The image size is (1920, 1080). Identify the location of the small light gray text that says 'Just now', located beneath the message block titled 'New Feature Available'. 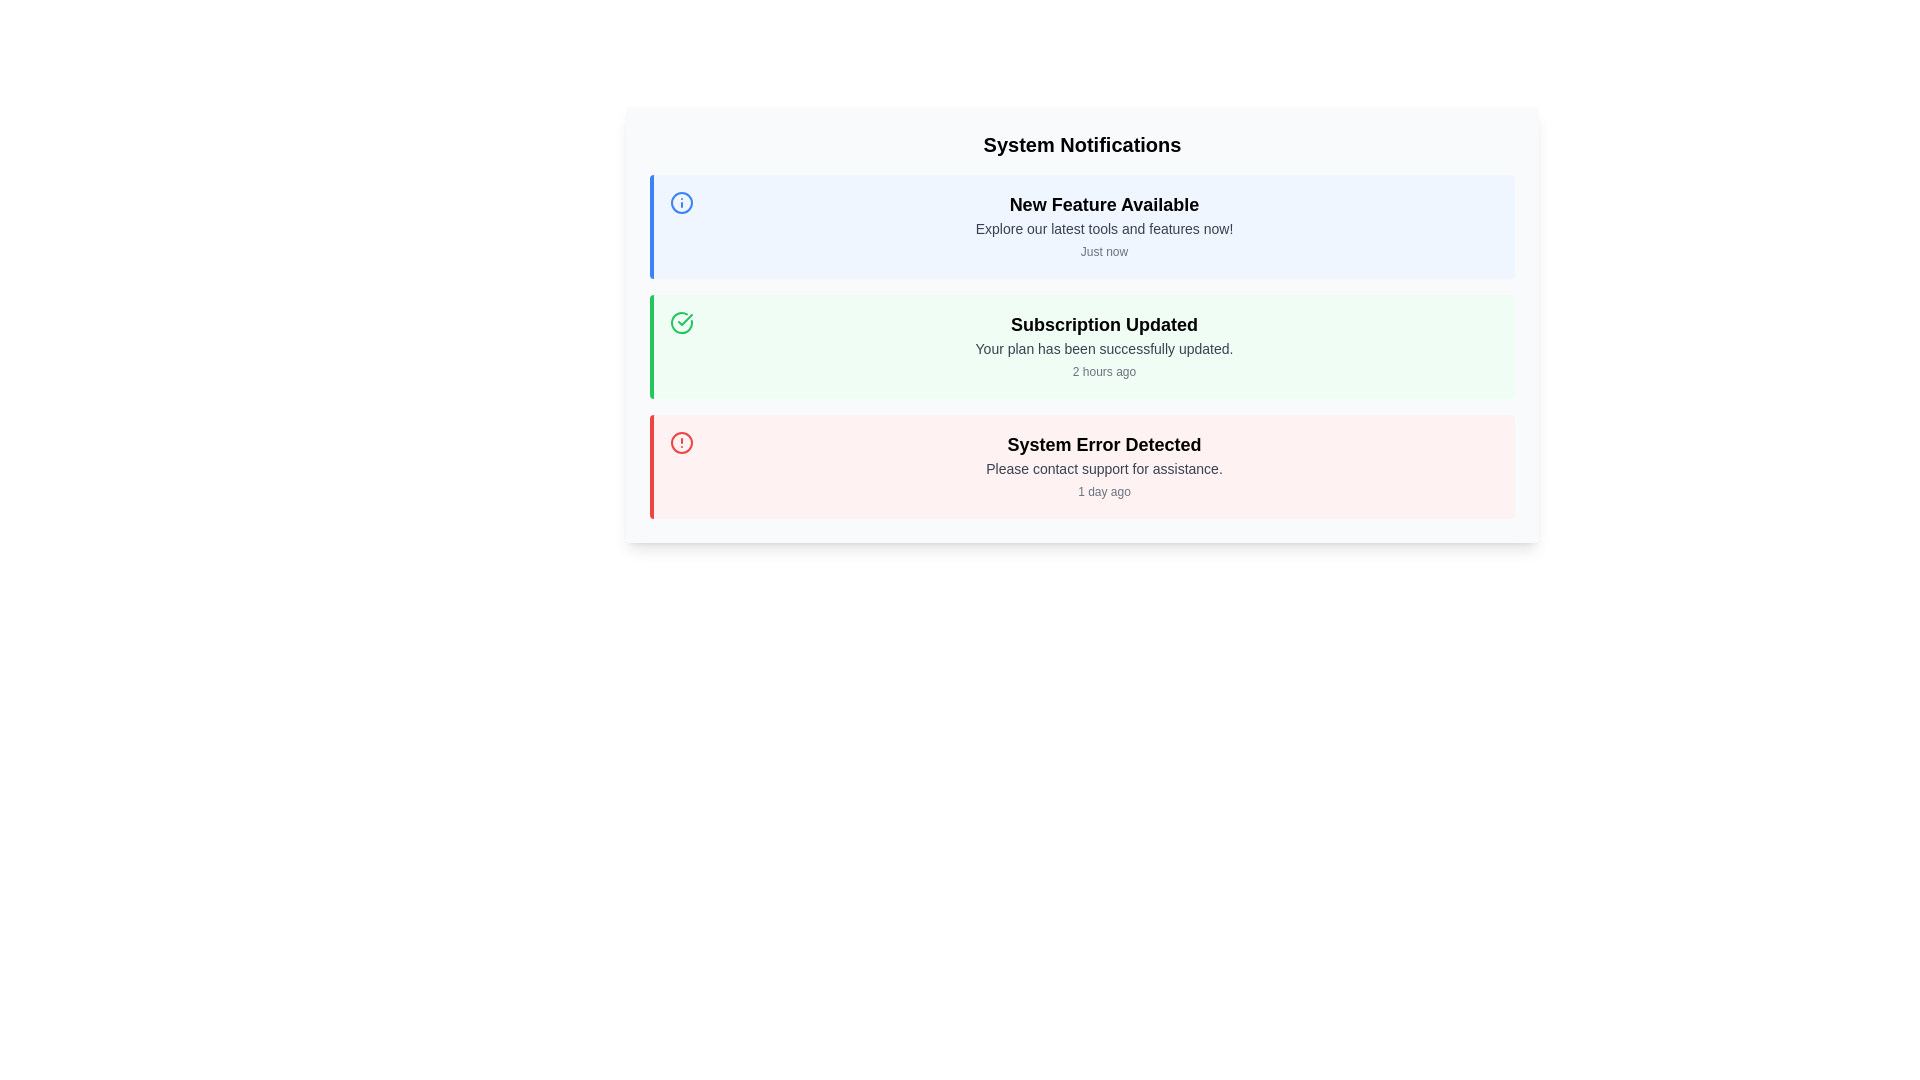
(1103, 250).